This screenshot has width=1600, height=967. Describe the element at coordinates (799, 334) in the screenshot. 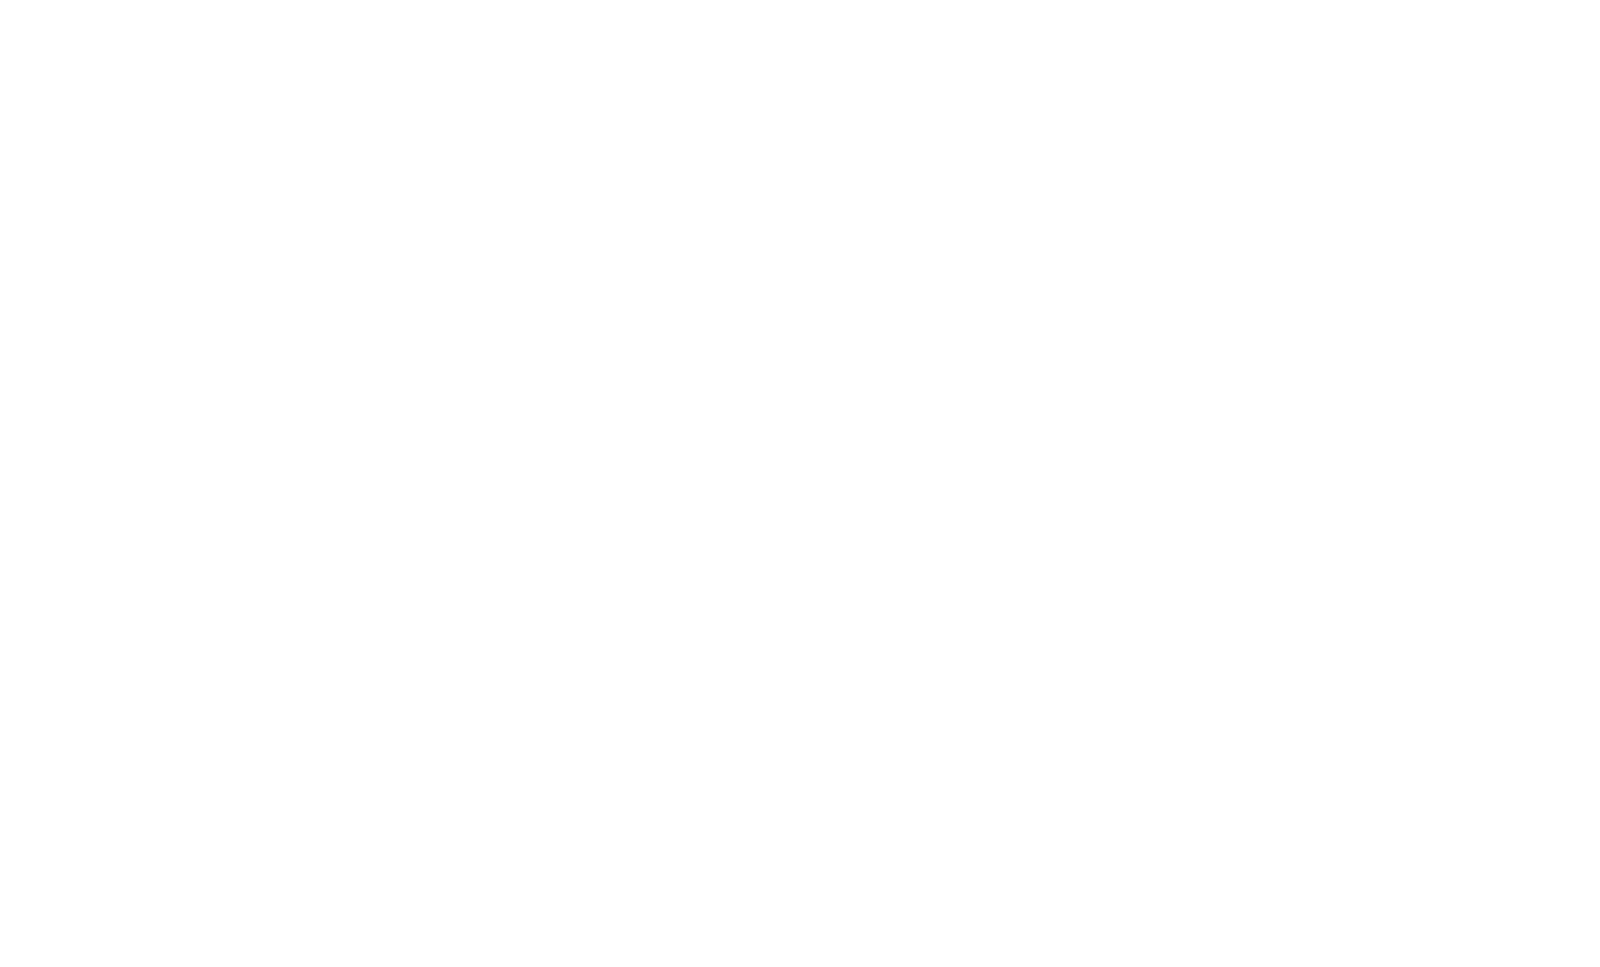

I see `'We would be happy to answer any of your questions!'` at that location.